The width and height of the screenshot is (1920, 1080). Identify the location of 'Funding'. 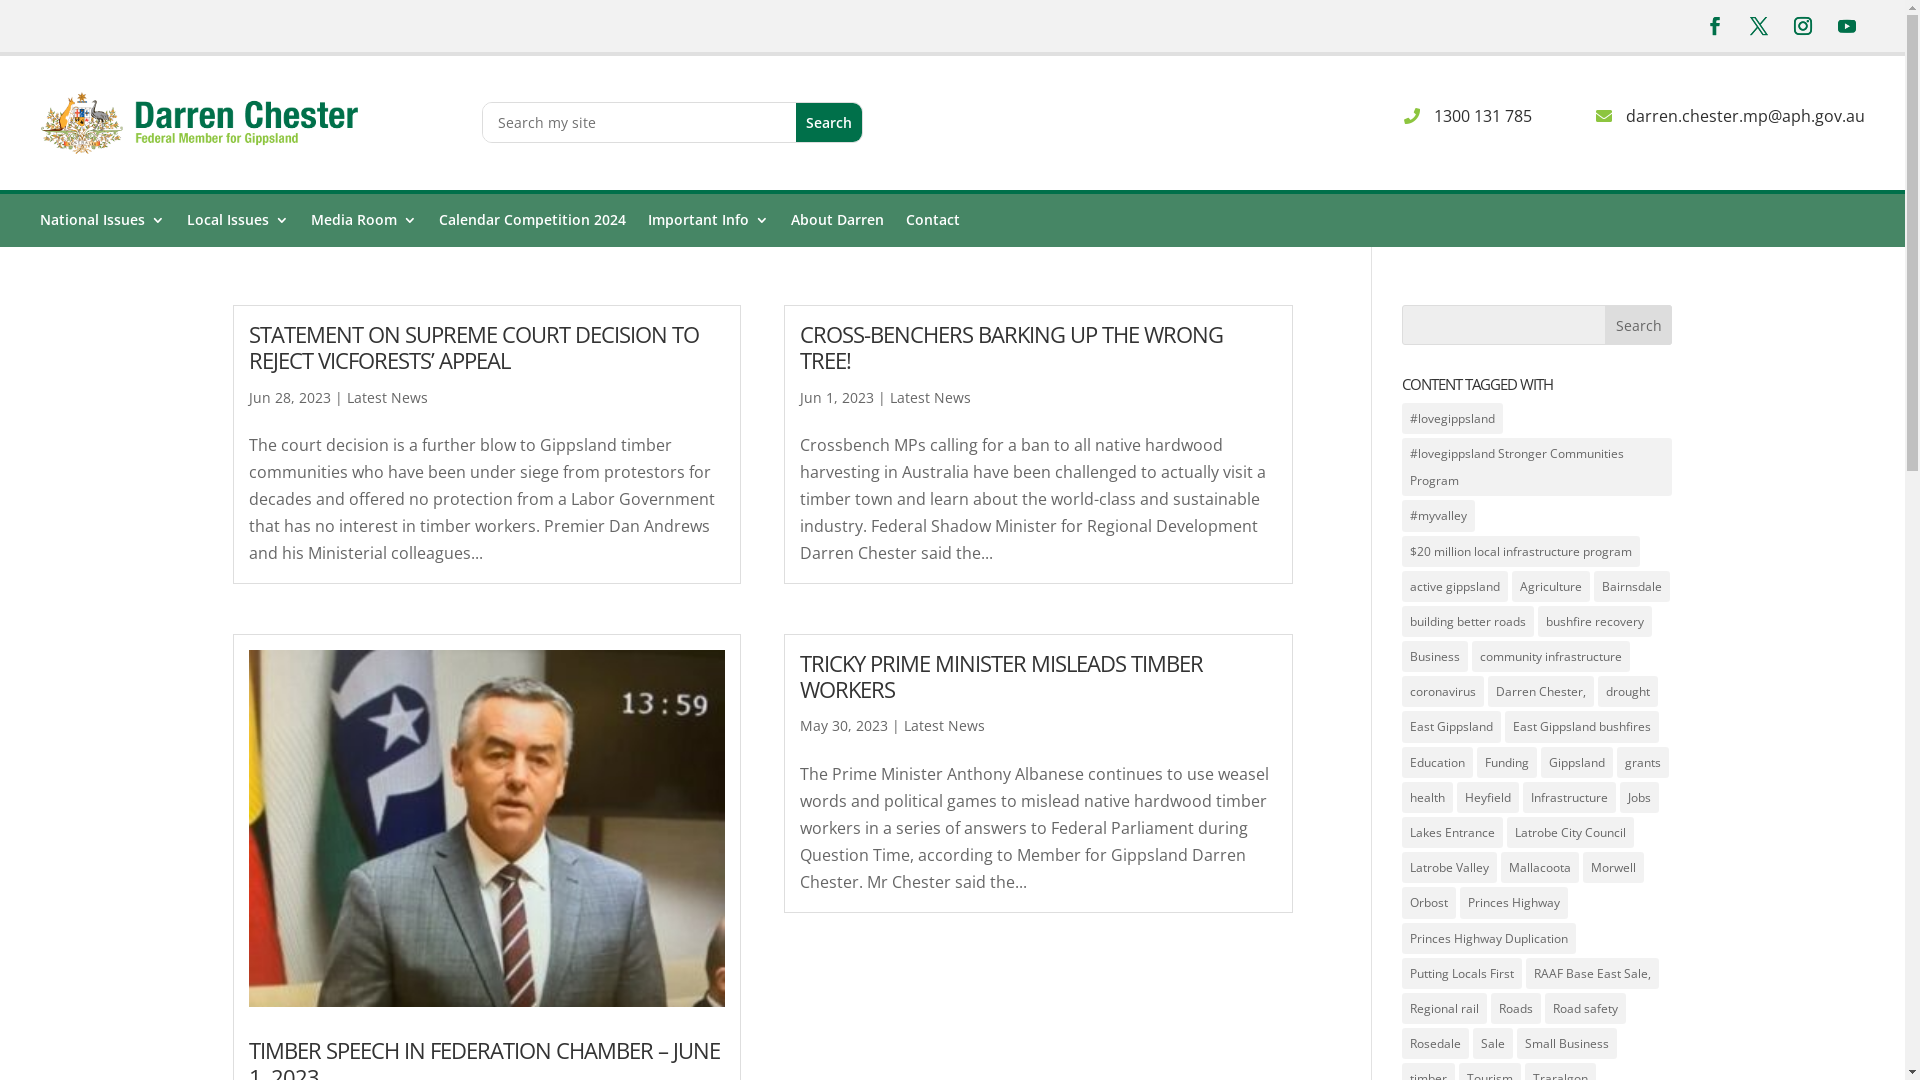
(1477, 762).